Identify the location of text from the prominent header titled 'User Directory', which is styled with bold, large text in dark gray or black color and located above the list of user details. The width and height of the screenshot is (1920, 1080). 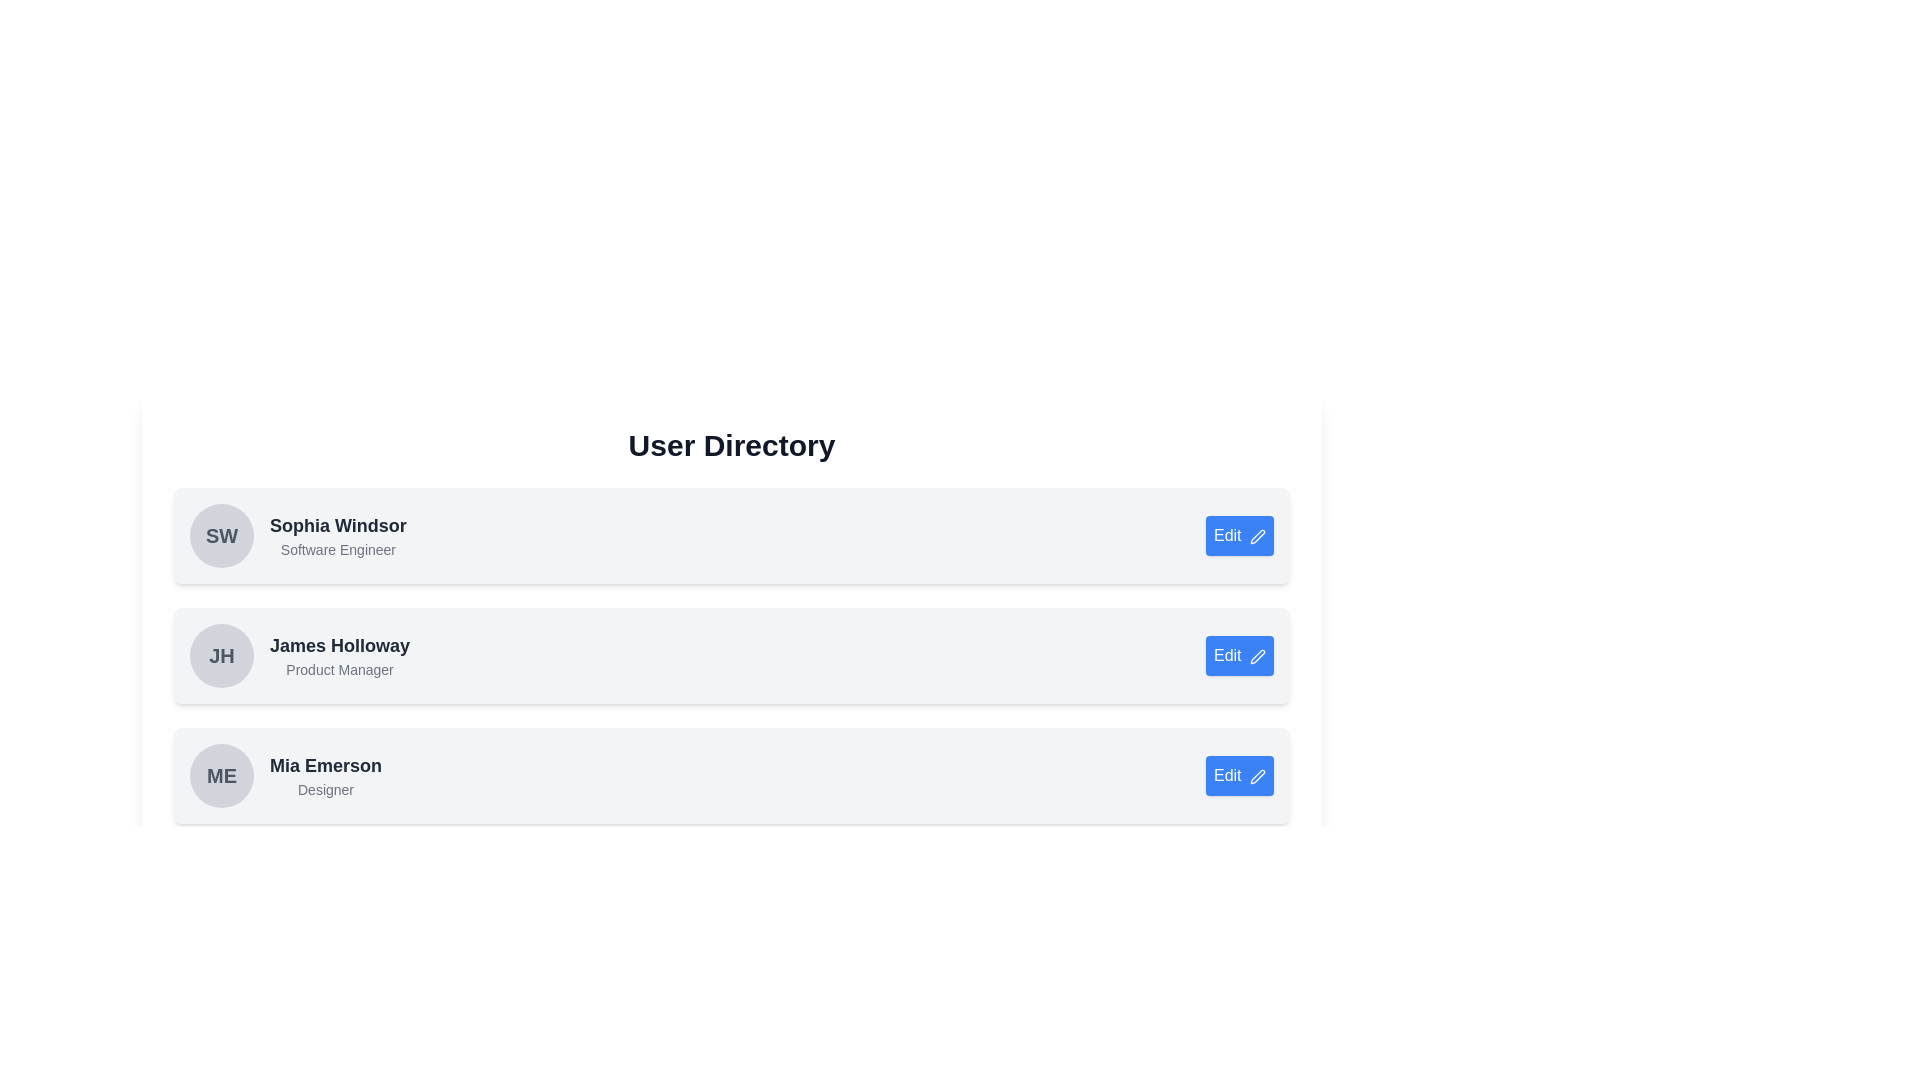
(730, 445).